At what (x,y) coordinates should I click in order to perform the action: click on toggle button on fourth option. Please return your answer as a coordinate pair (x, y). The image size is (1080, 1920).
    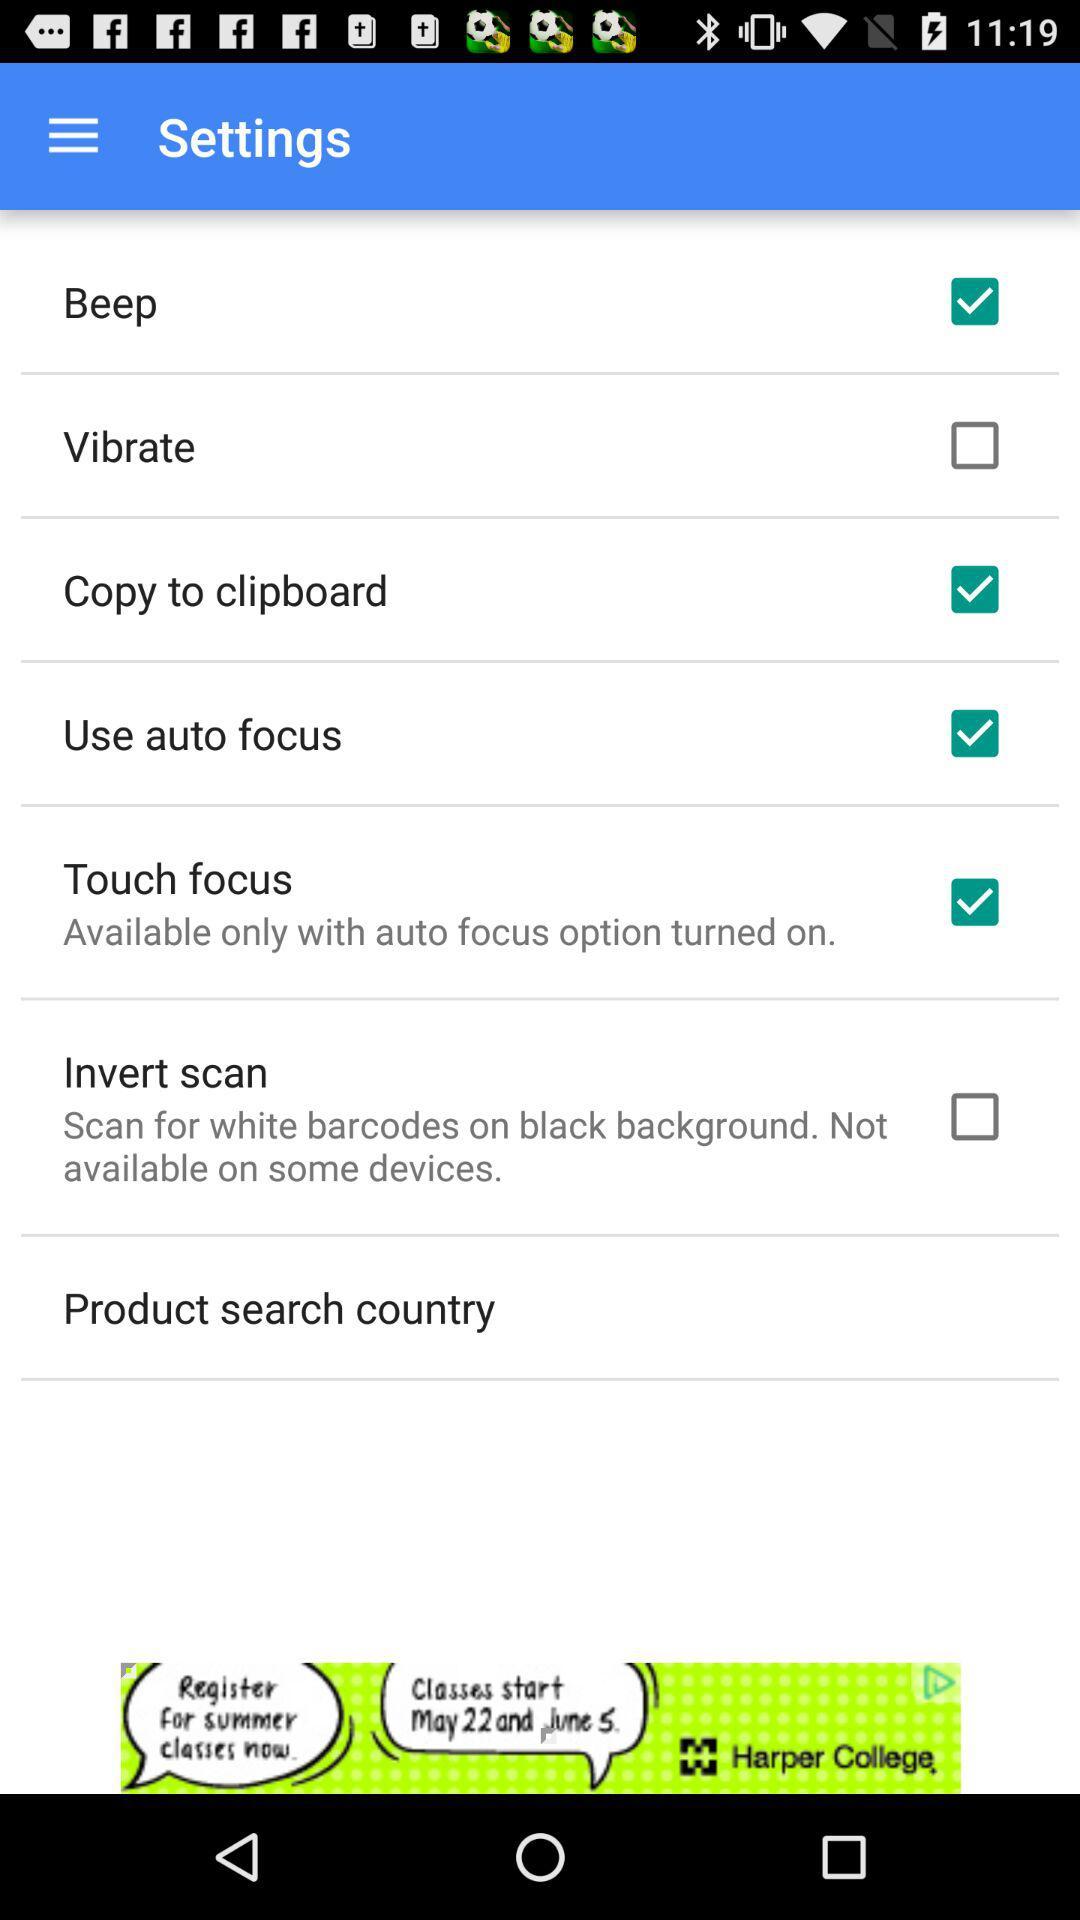
    Looking at the image, I should click on (974, 733).